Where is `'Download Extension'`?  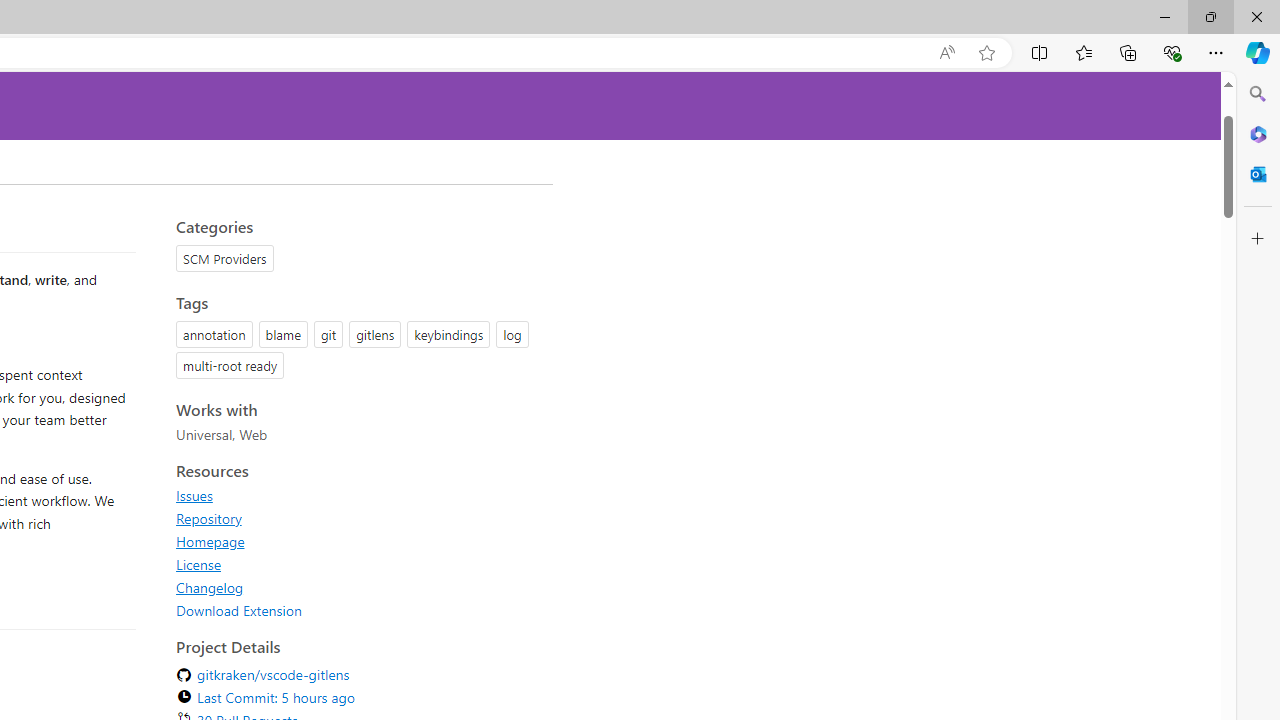 'Download Extension' is located at coordinates (239, 609).